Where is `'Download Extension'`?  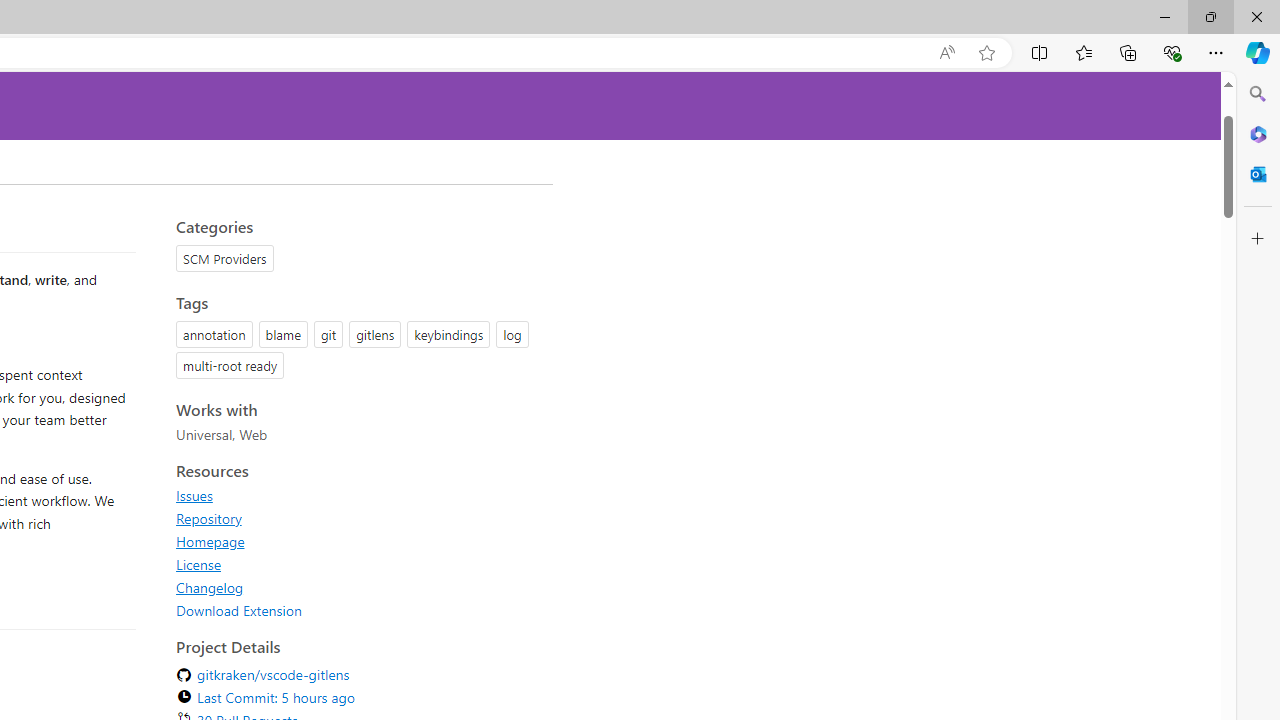 'Download Extension' is located at coordinates (239, 609).